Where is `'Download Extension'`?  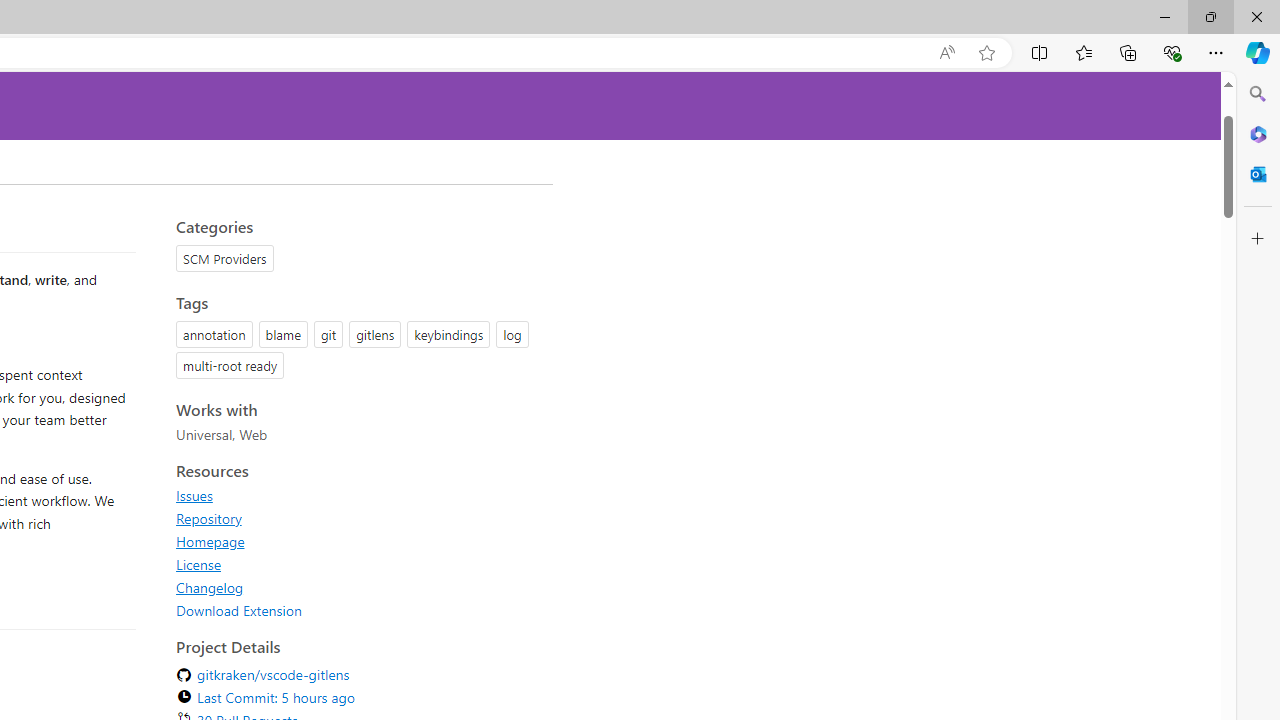 'Download Extension' is located at coordinates (239, 609).